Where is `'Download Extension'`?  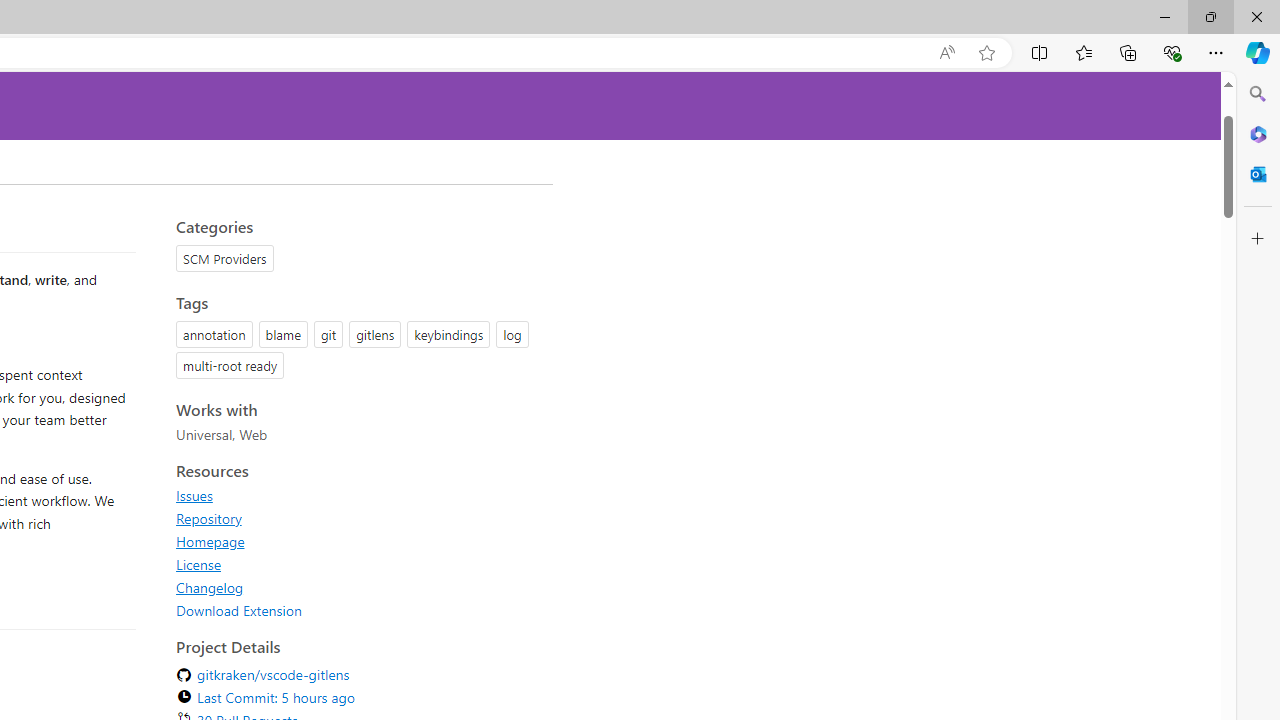 'Download Extension' is located at coordinates (239, 609).